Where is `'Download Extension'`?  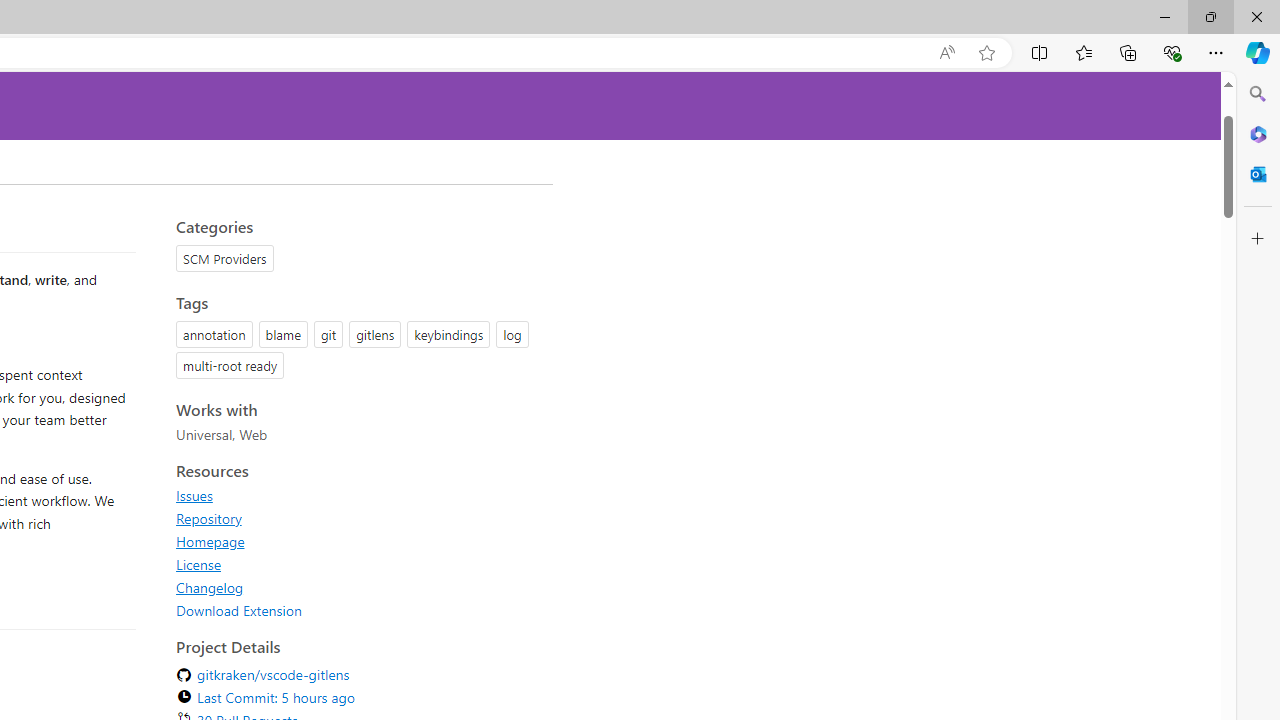 'Download Extension' is located at coordinates (239, 609).